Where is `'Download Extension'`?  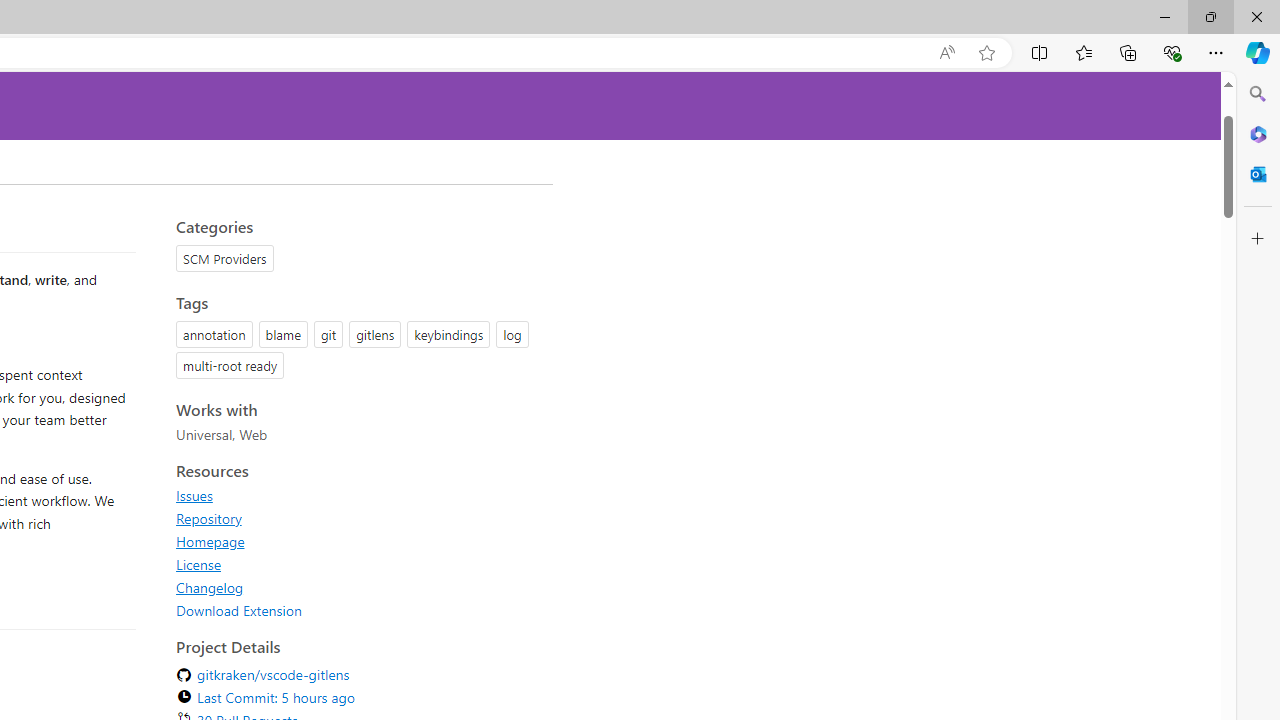 'Download Extension' is located at coordinates (239, 609).